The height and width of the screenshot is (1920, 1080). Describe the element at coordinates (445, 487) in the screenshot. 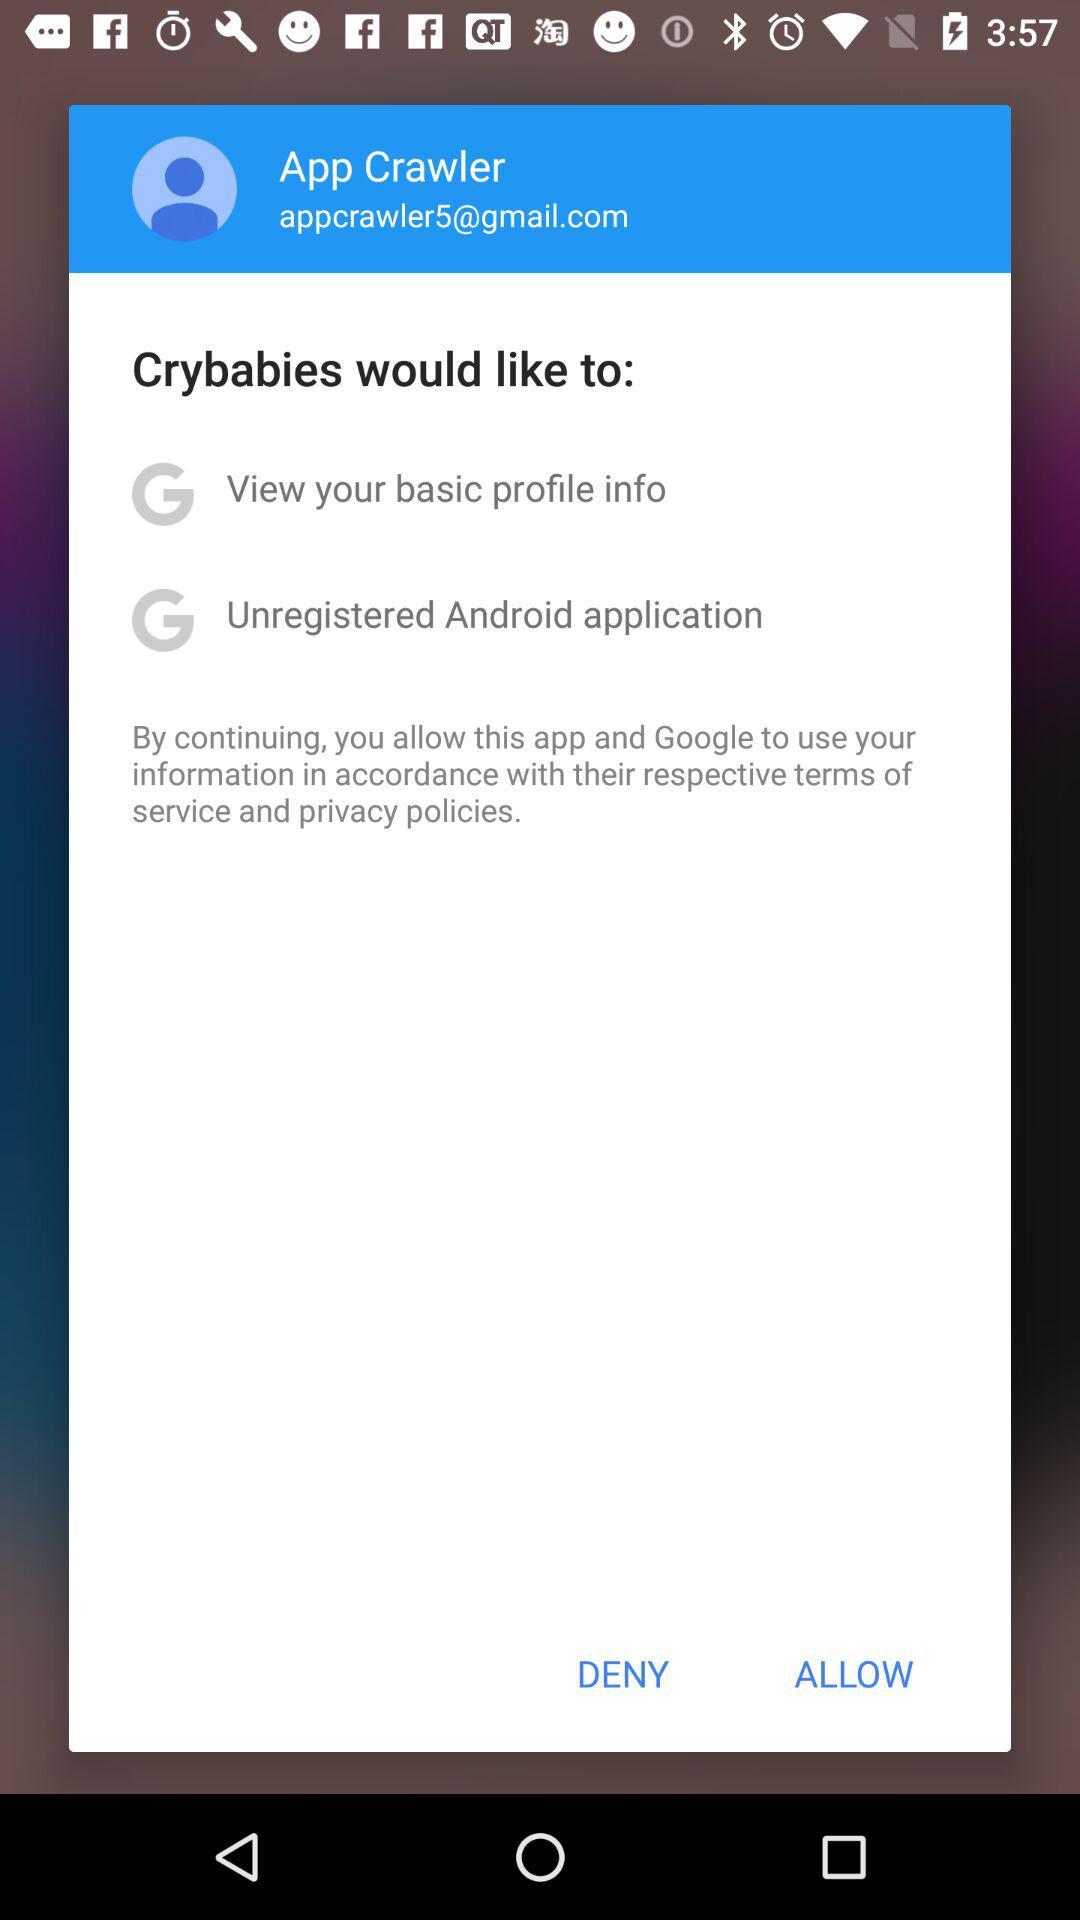

I see `icon below the crybabies would like item` at that location.